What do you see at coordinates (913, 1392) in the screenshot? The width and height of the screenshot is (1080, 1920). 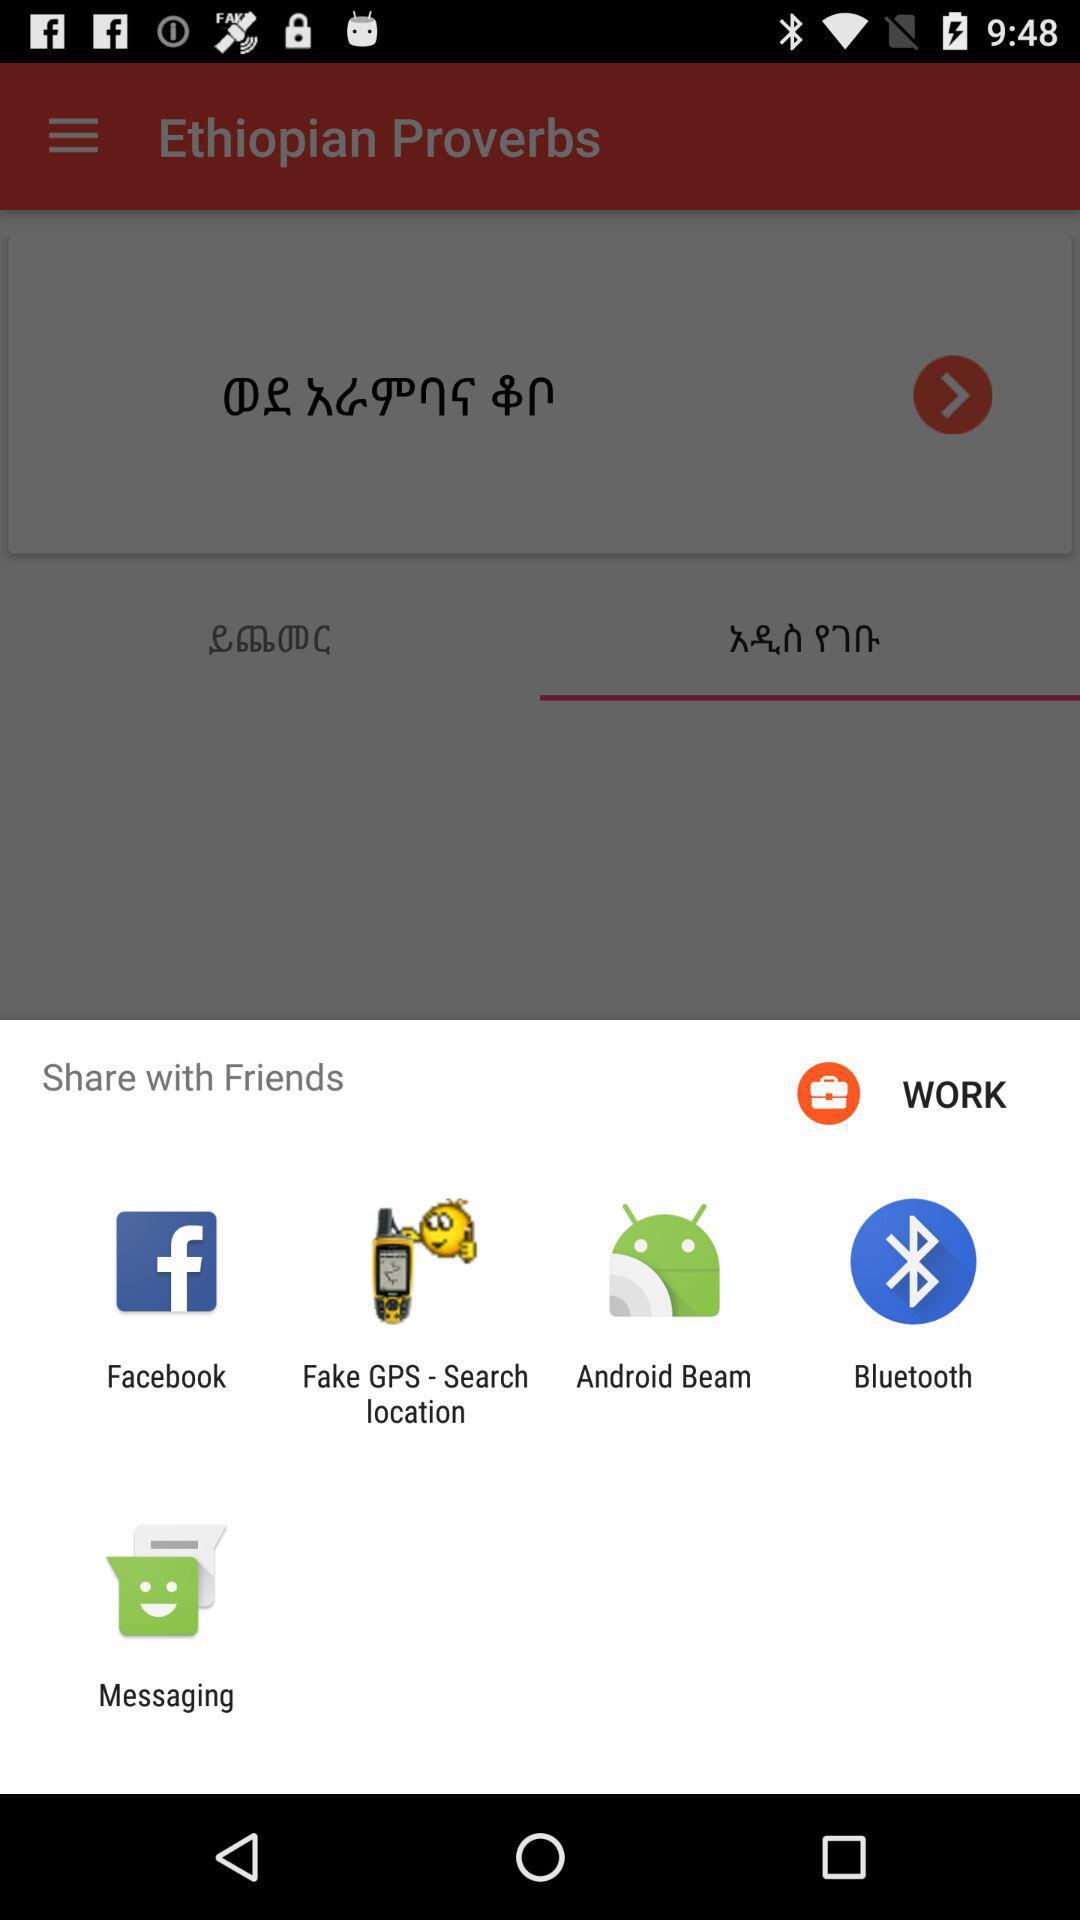 I see `bluetooth app` at bounding box center [913, 1392].